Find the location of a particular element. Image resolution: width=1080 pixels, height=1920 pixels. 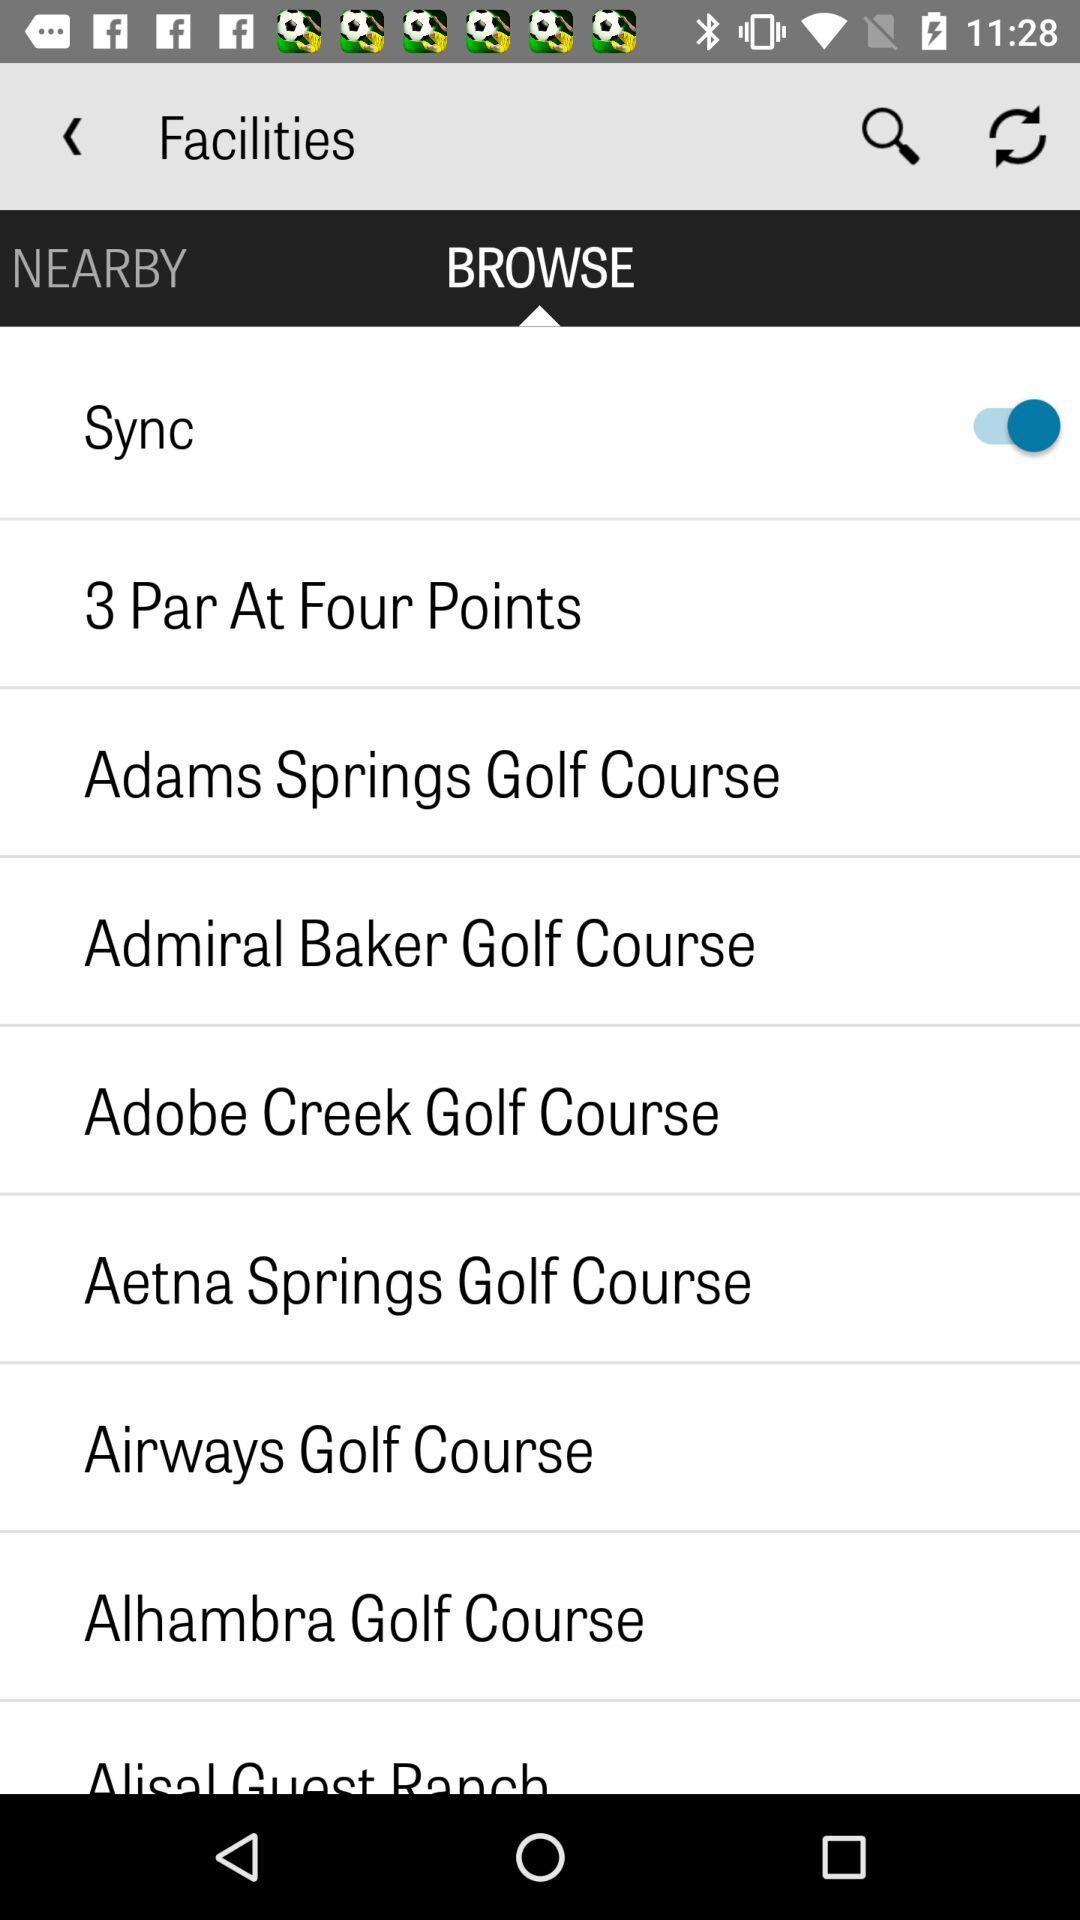

app next to facilities item is located at coordinates (72, 135).